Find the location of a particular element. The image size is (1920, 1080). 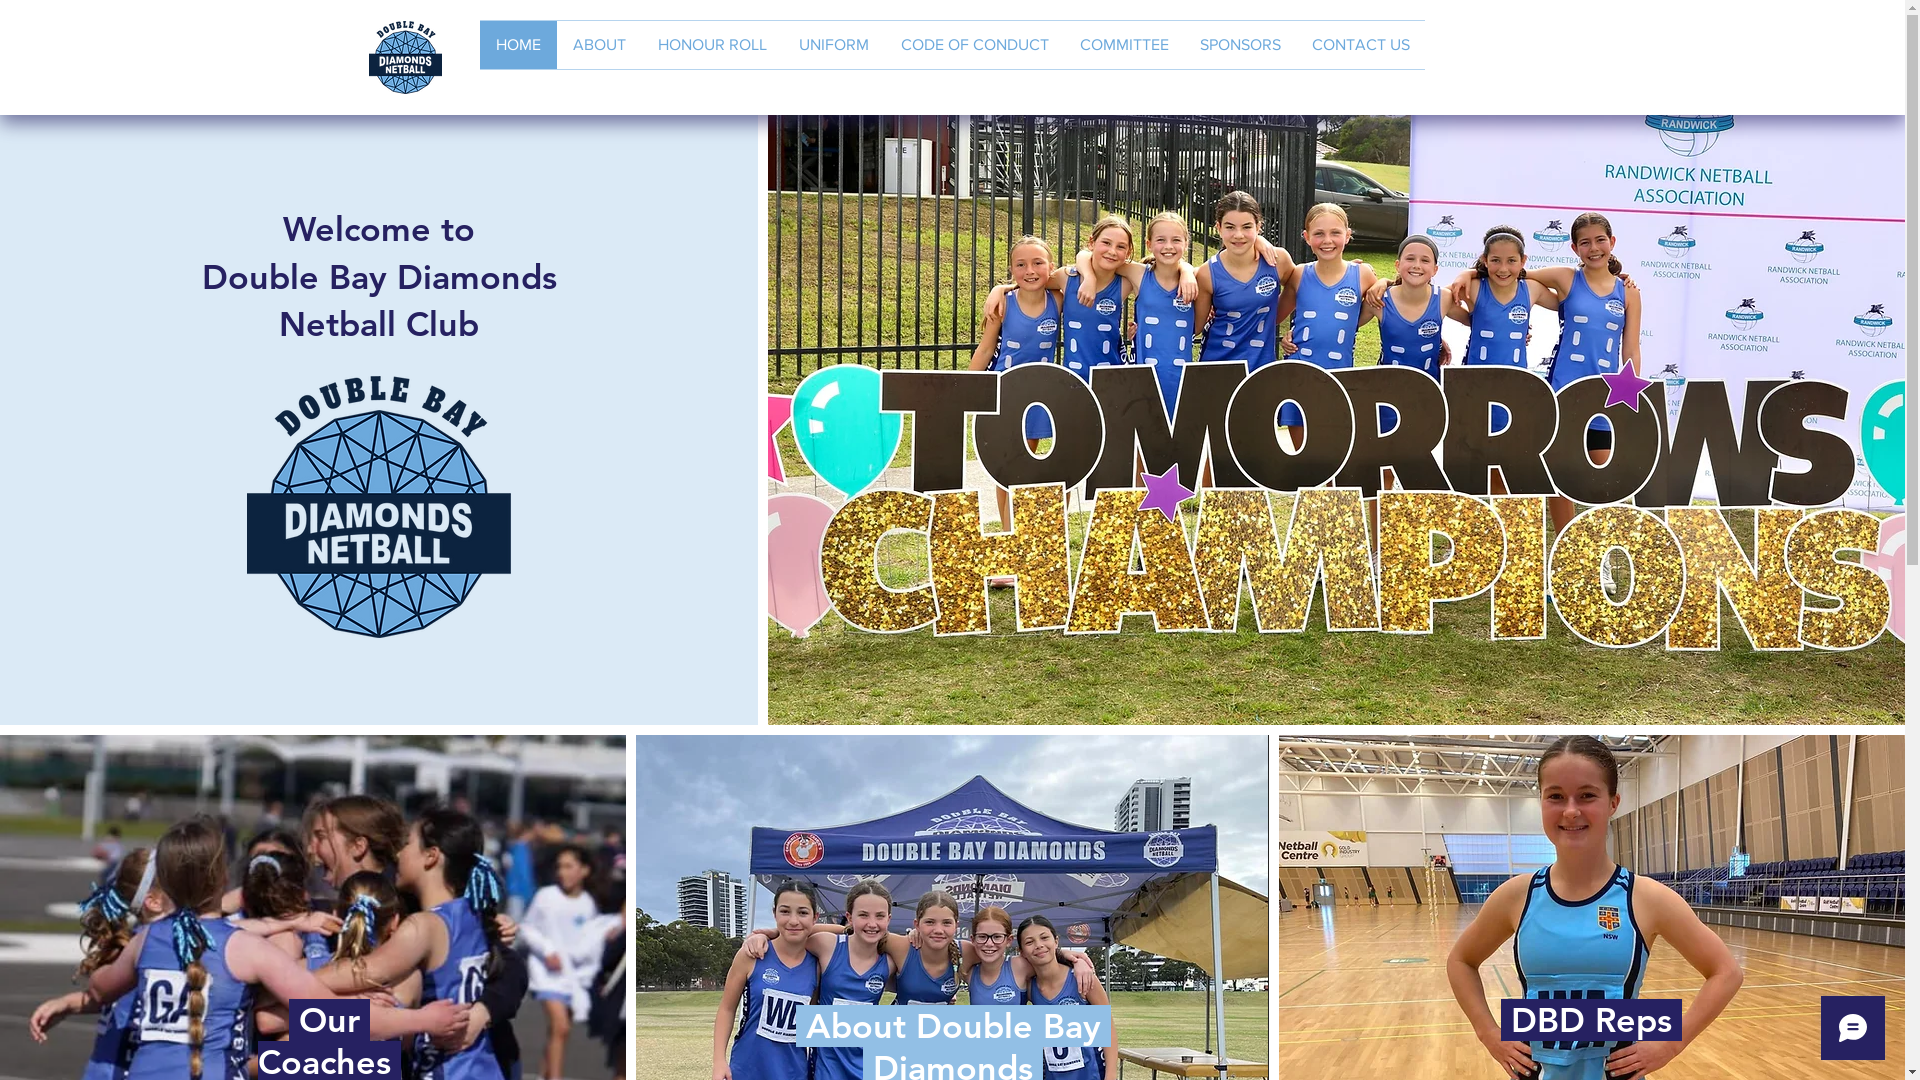

'HOME' is located at coordinates (518, 45).